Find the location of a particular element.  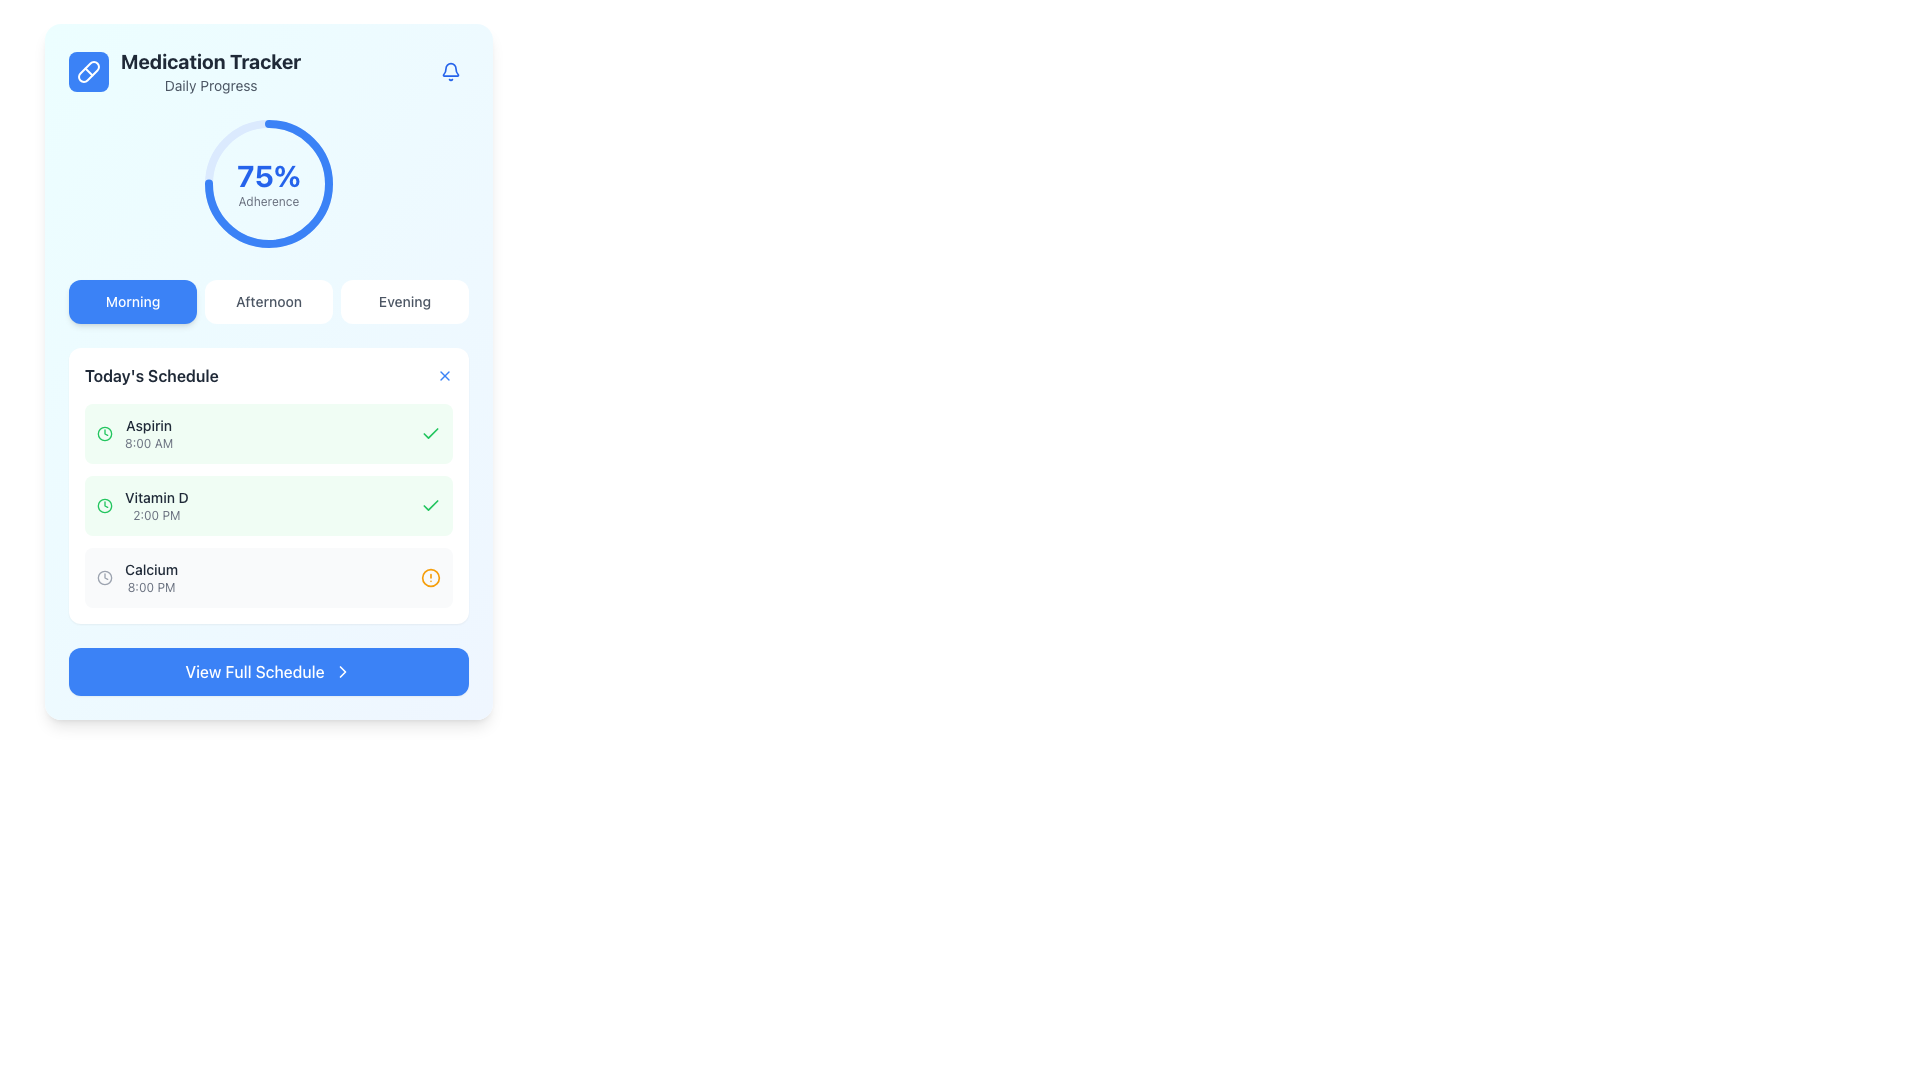

the 'Adherence' text label displayed in light gray font, located below the '75%' label within the progress visualization section of the 'Medication Tracker' card is located at coordinates (267, 201).